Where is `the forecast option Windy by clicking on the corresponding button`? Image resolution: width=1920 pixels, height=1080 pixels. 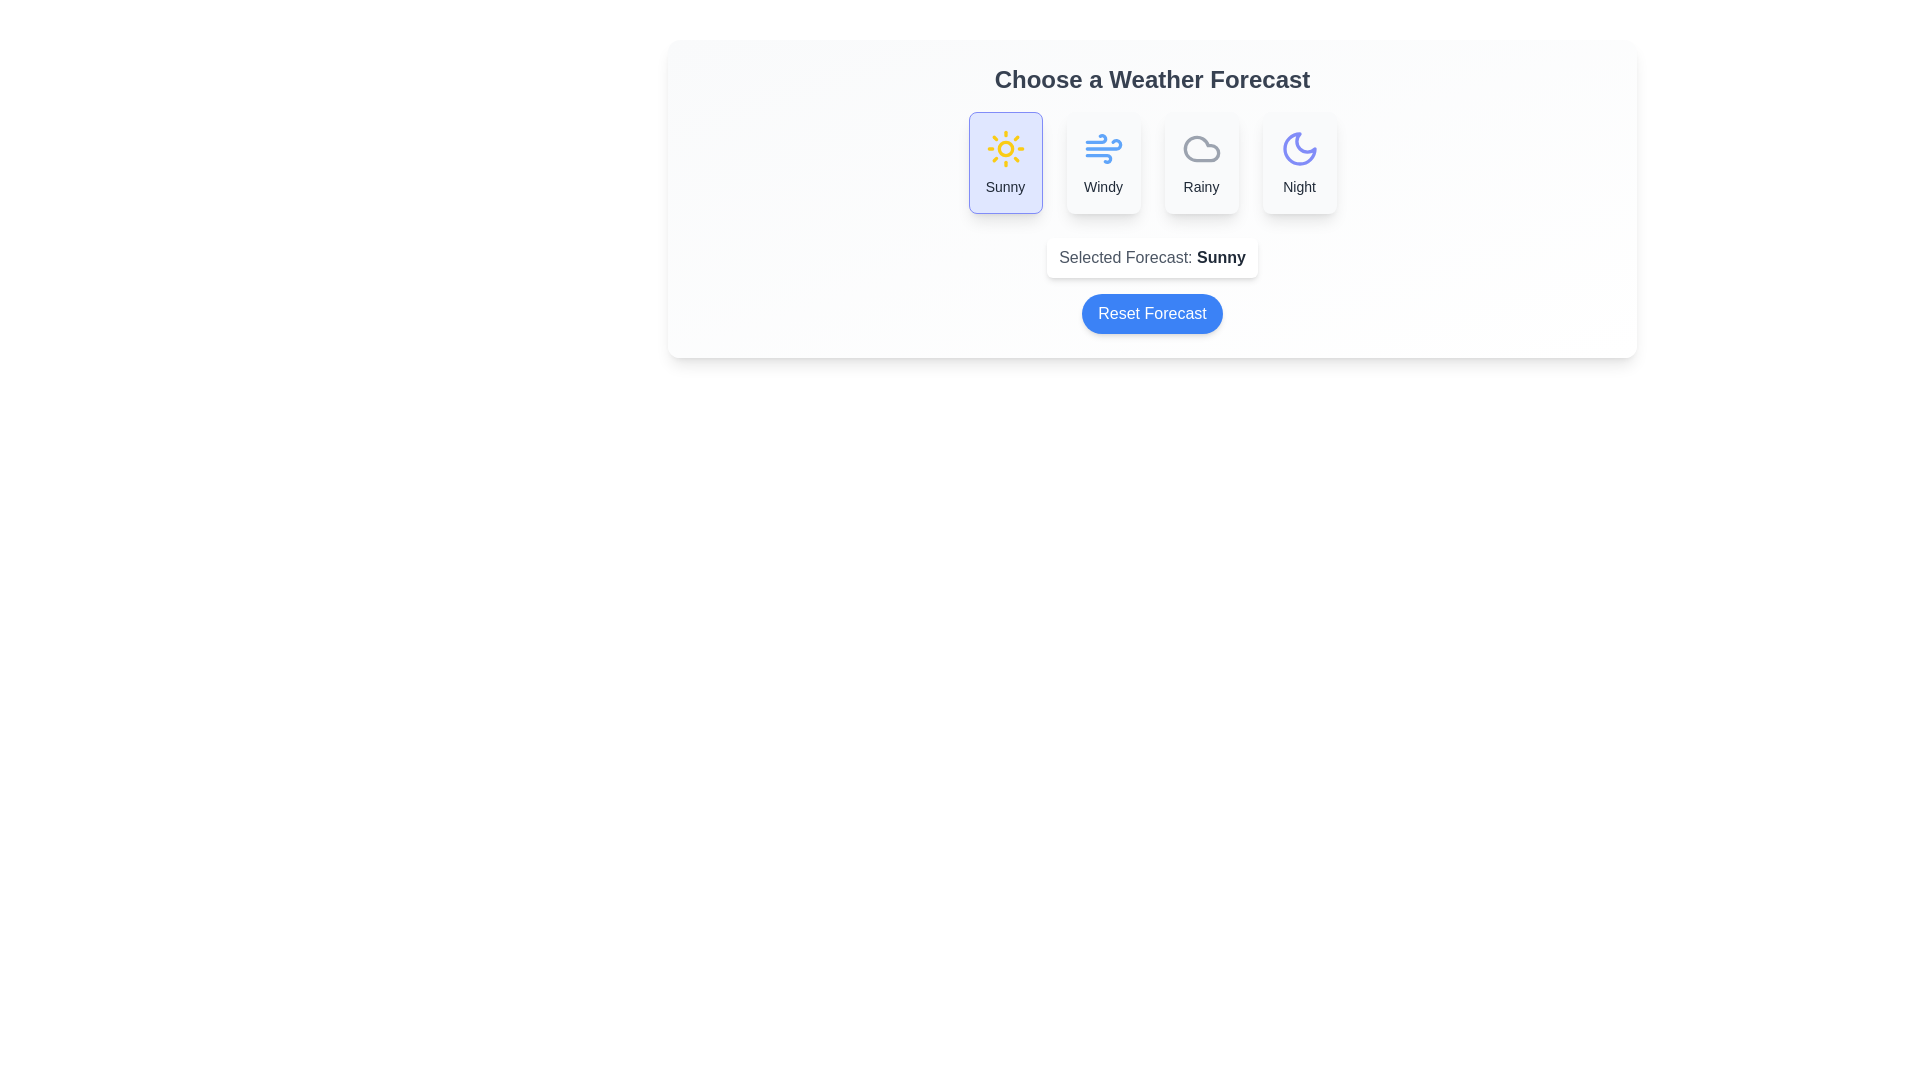 the forecast option Windy by clicking on the corresponding button is located at coordinates (1102, 161).